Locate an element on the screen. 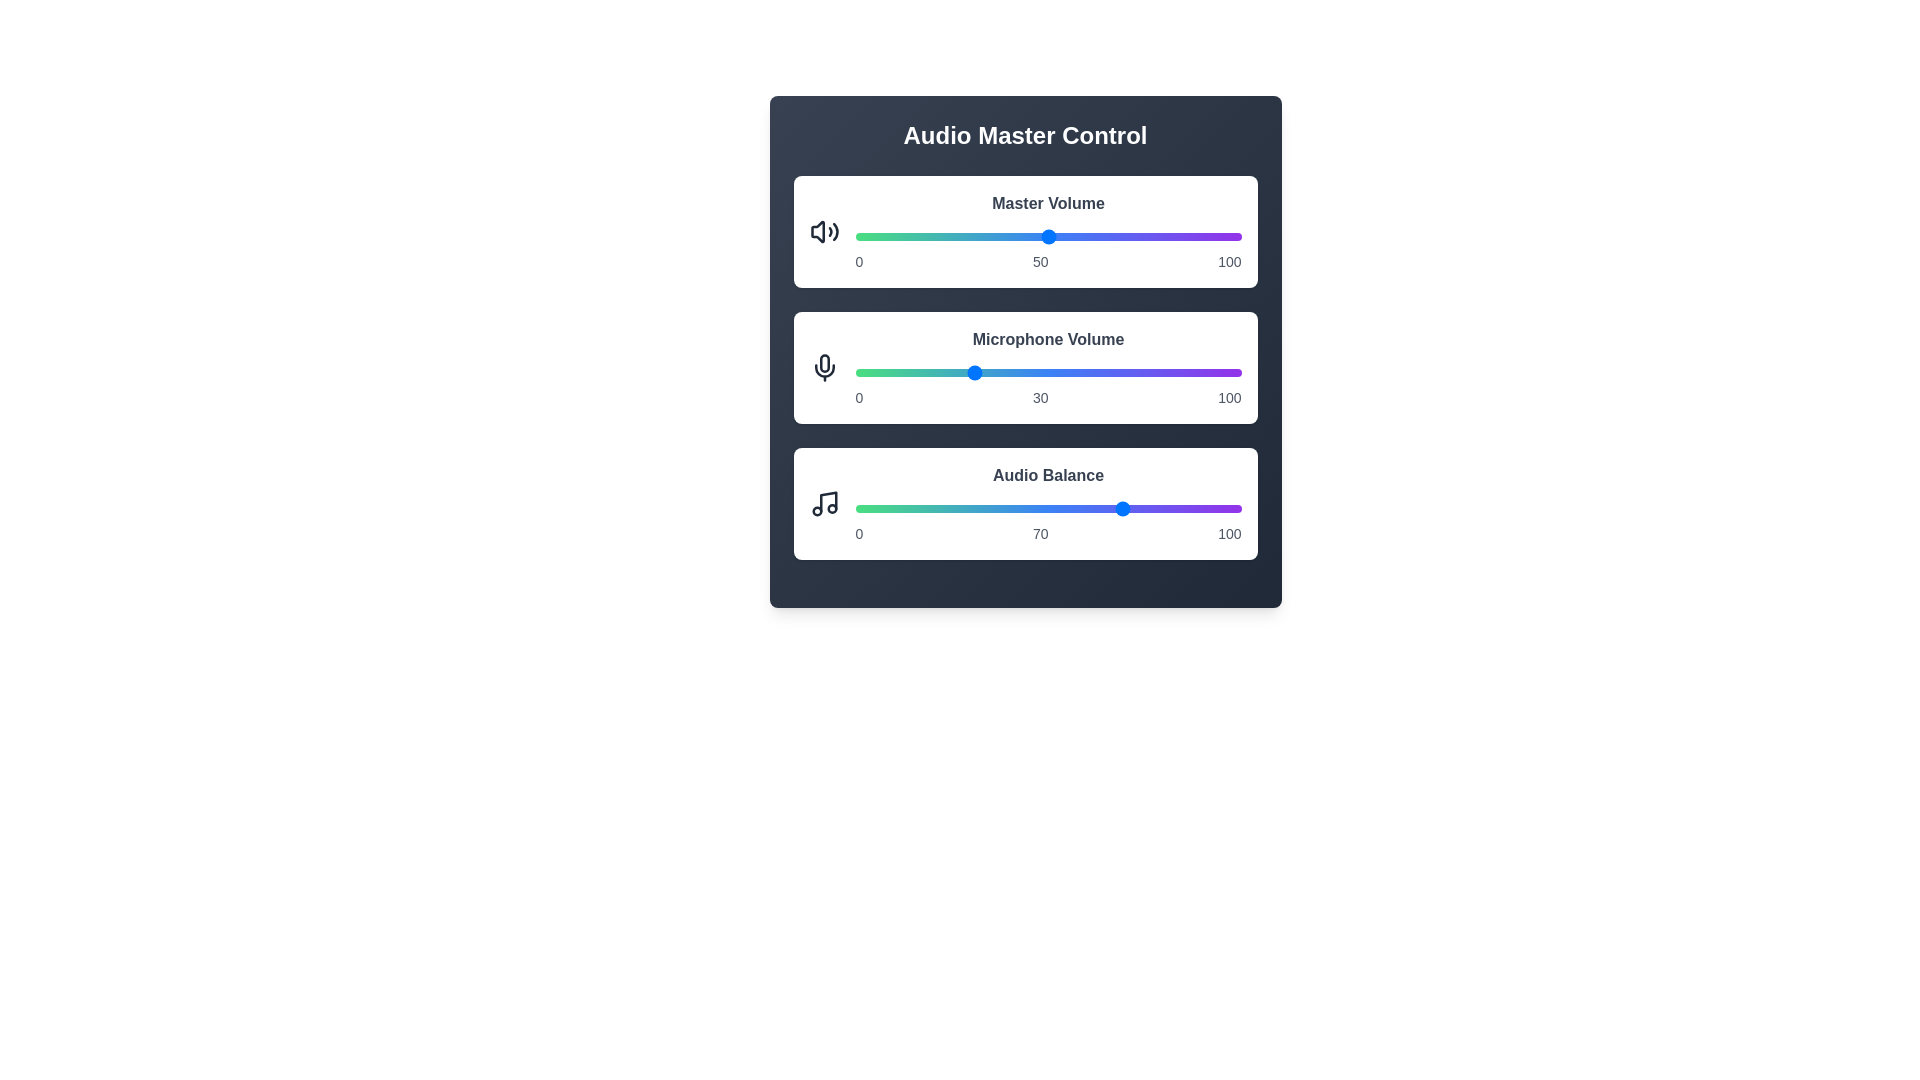  the microphone volume slider to 23% is located at coordinates (943, 373).